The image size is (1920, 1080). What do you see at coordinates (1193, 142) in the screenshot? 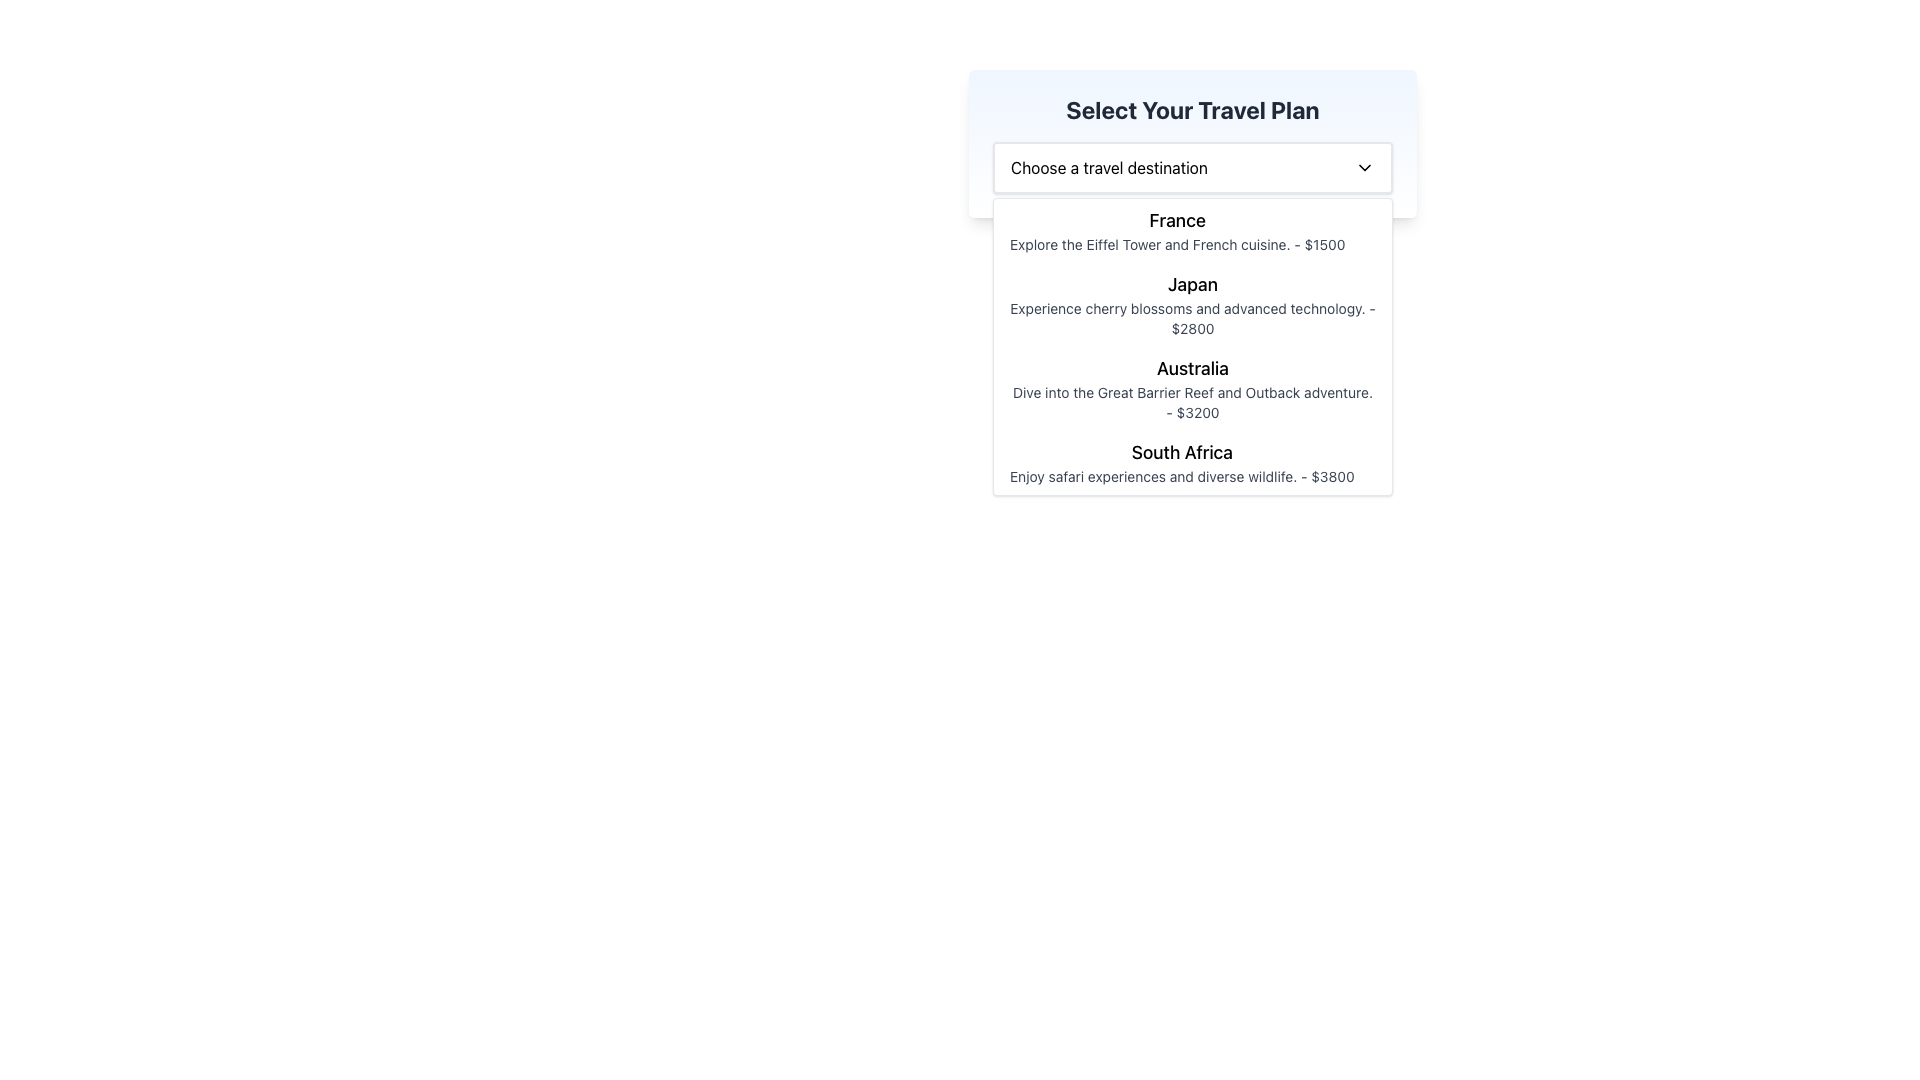
I see `the dropdown menu labeled 'Choose a travel destination'` at bounding box center [1193, 142].